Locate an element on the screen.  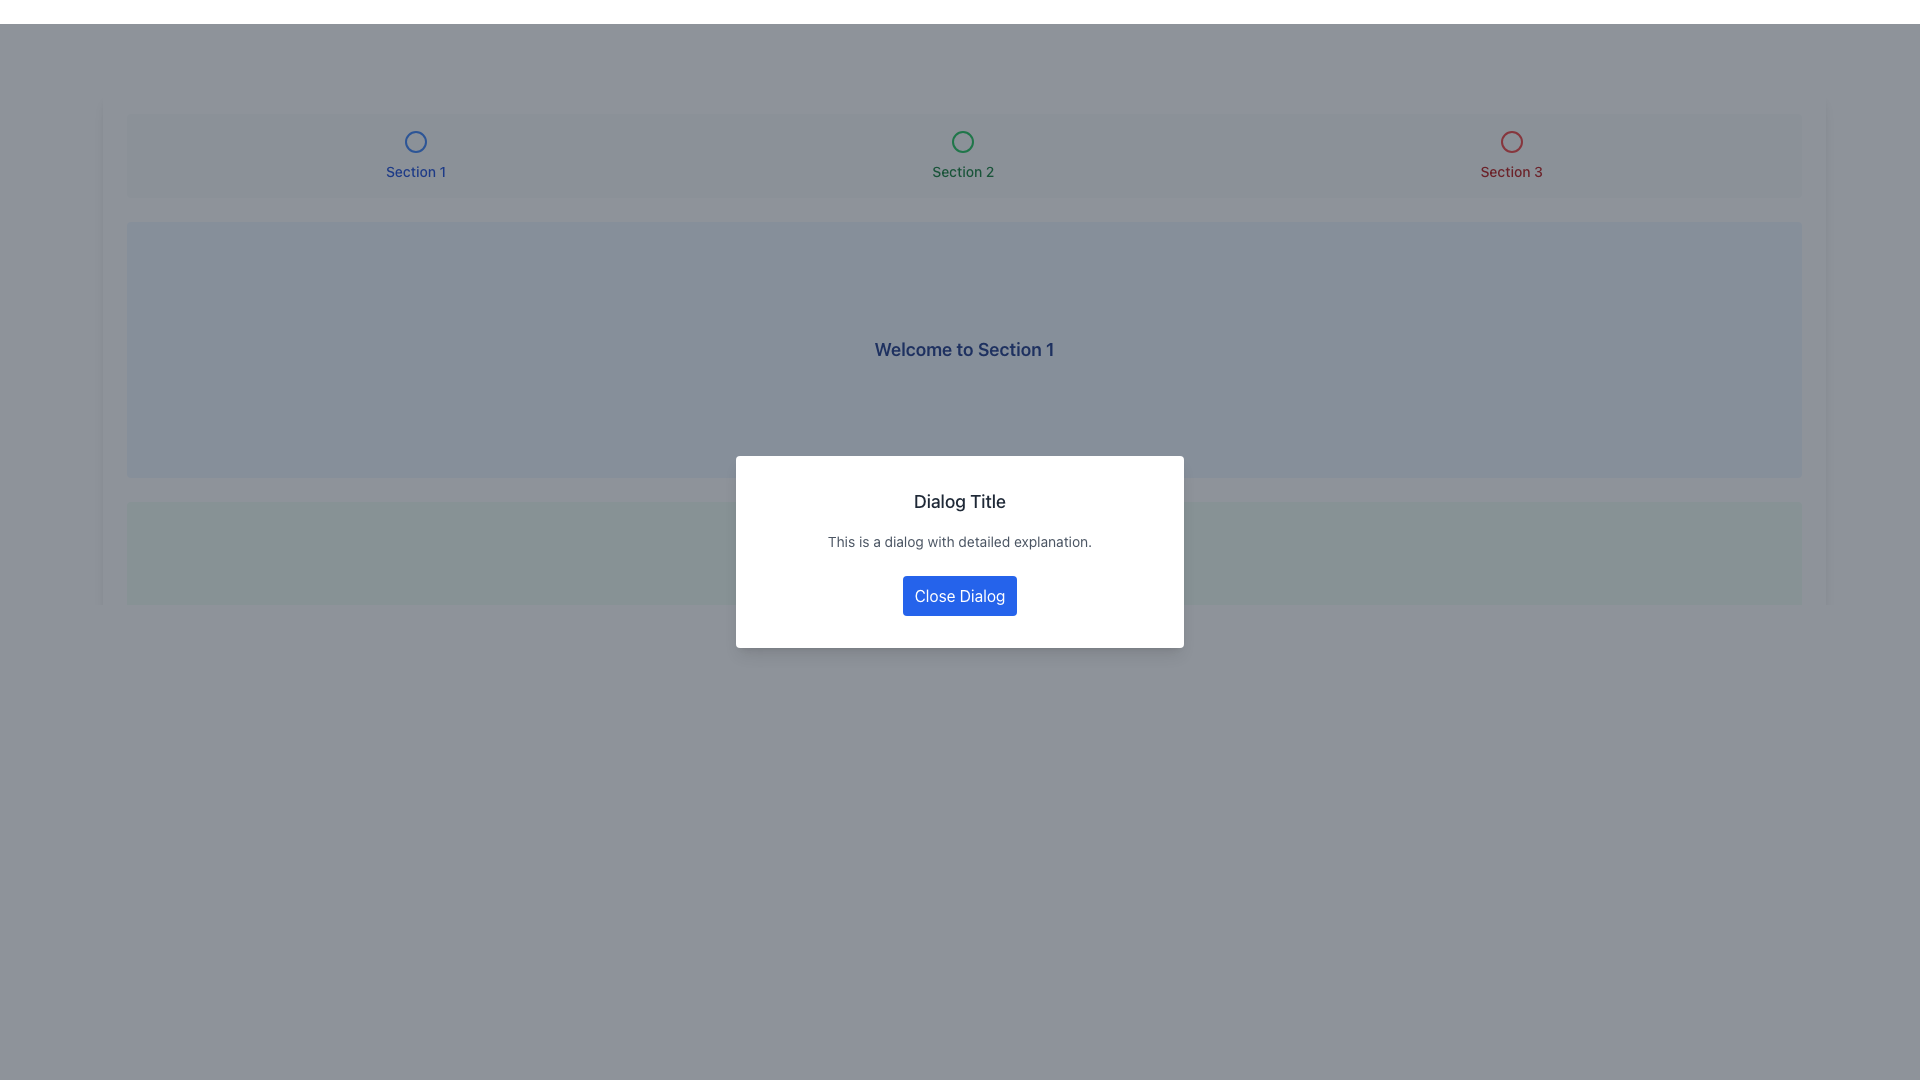
text content of the title Text Label located at the header section of the white dialog box with rounded edges and shadow is located at coordinates (960, 500).